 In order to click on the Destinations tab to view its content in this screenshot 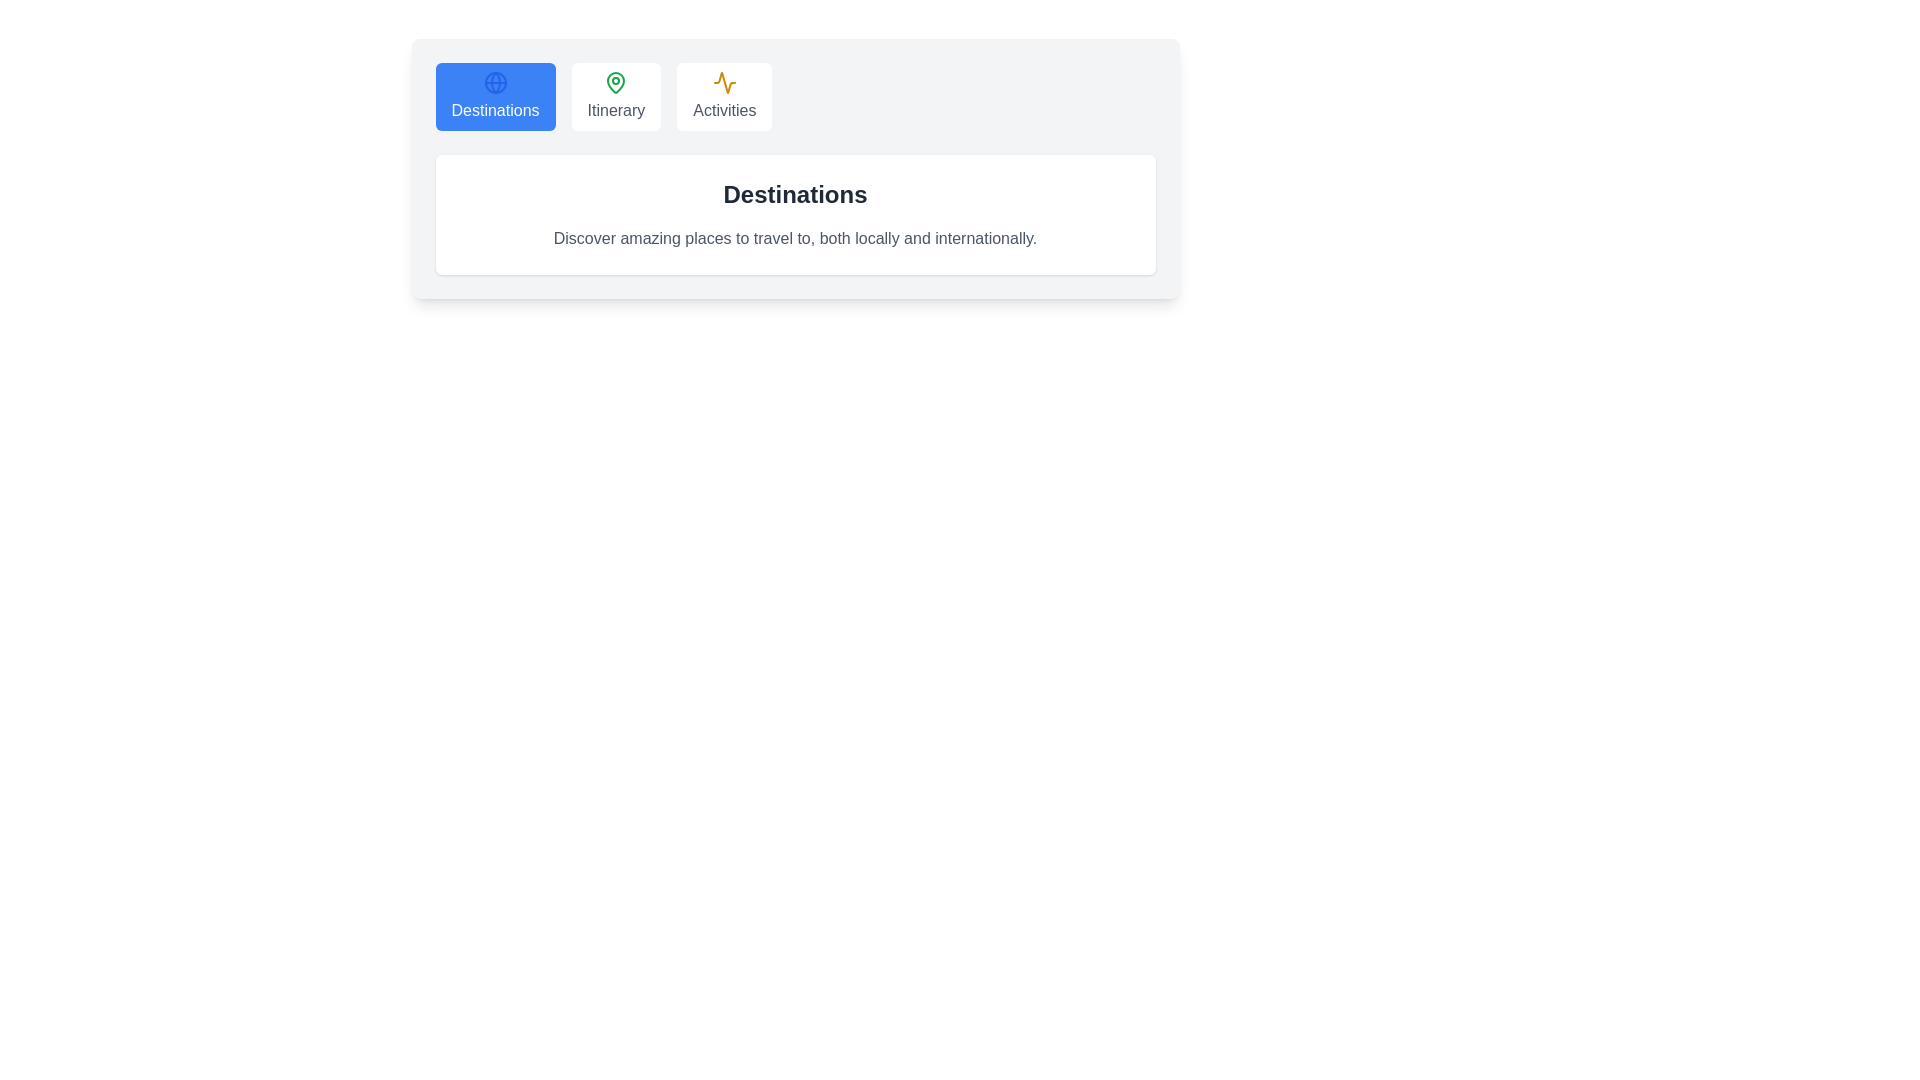, I will do `click(495, 96)`.